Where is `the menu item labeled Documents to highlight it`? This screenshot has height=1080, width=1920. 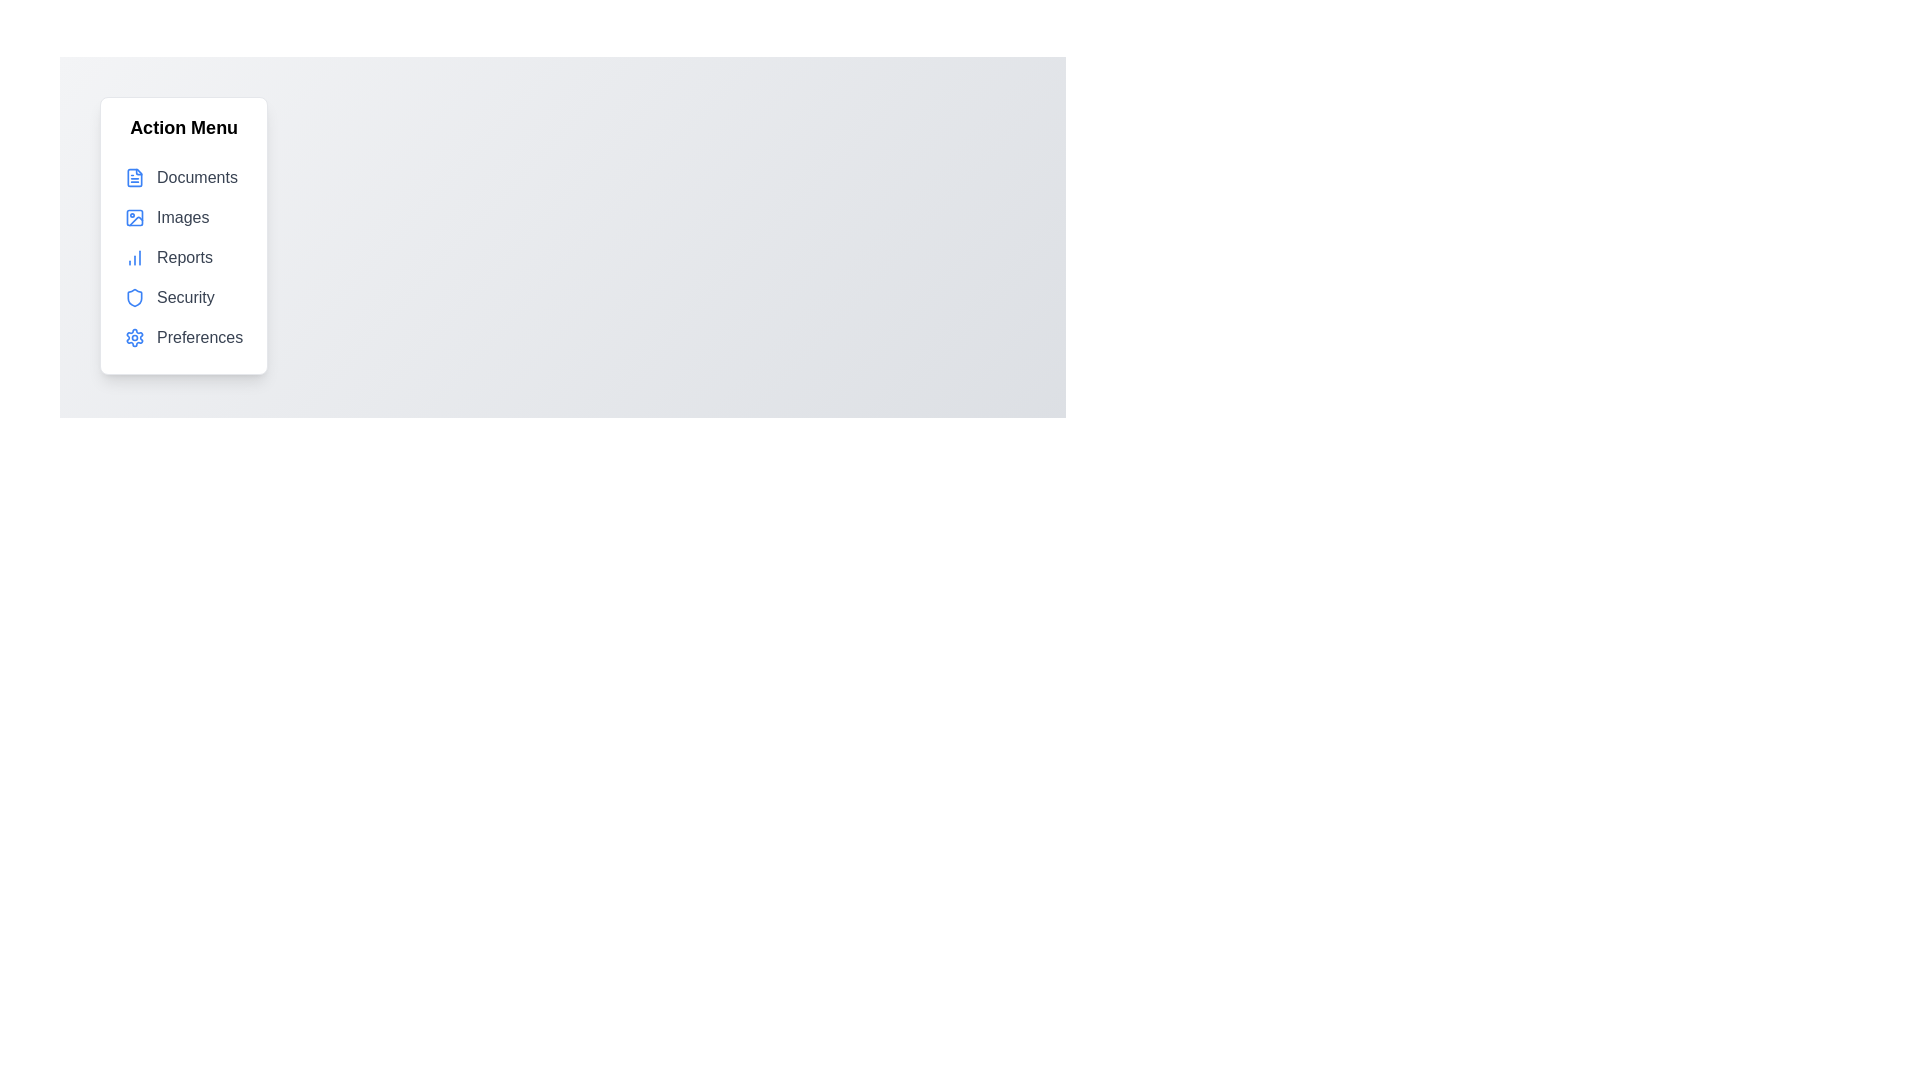 the menu item labeled Documents to highlight it is located at coordinates (183, 176).